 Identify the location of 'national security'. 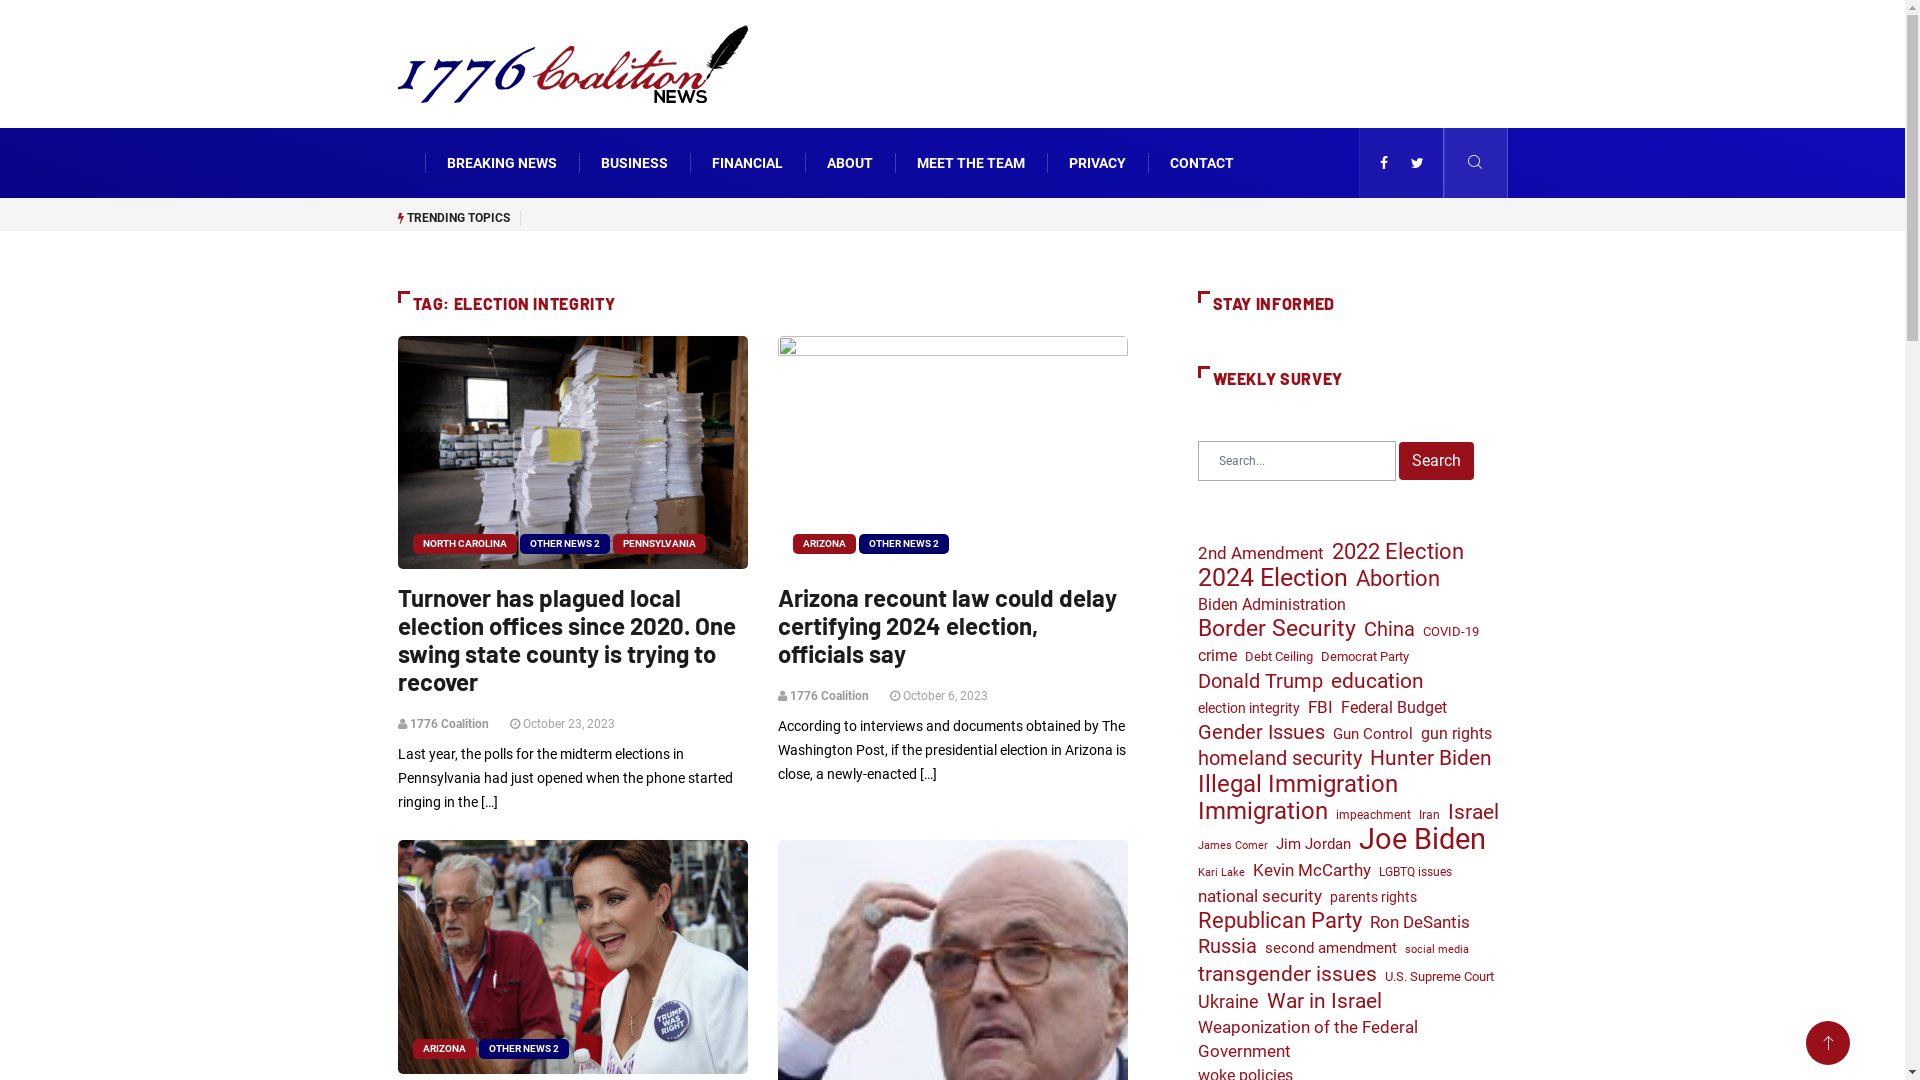
(1258, 896).